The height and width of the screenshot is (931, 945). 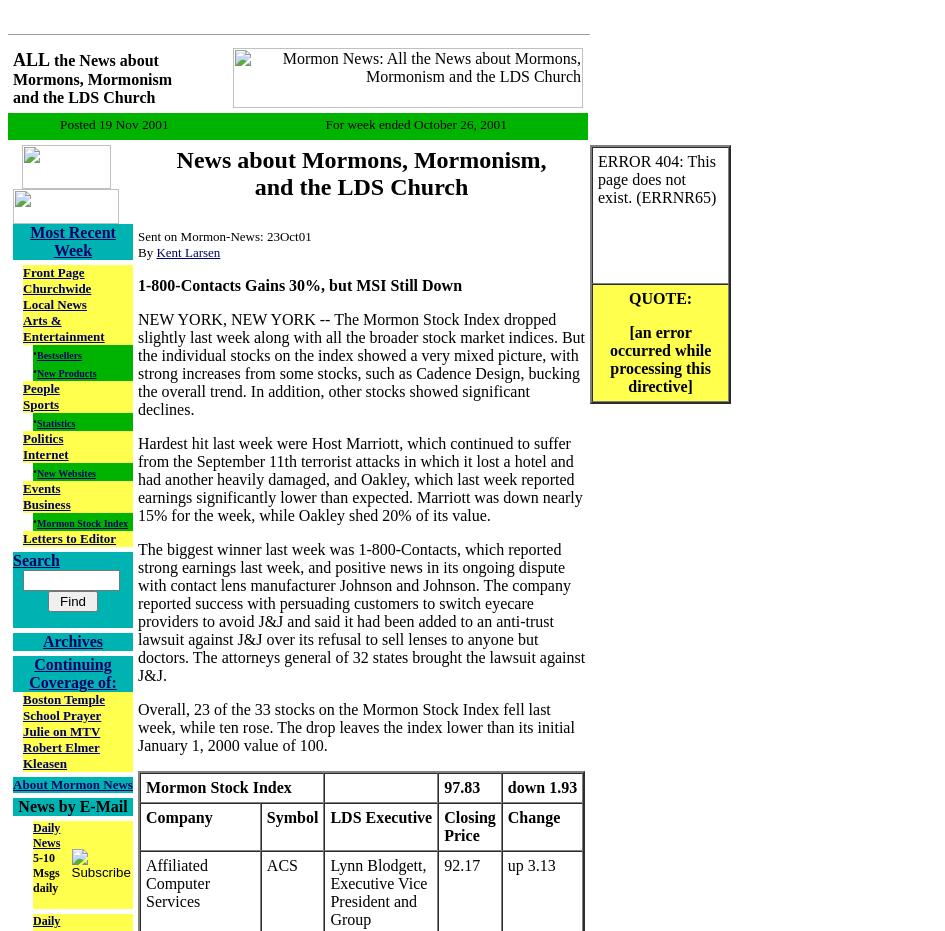 I want to click on 'Archives', so click(x=71, y=640).